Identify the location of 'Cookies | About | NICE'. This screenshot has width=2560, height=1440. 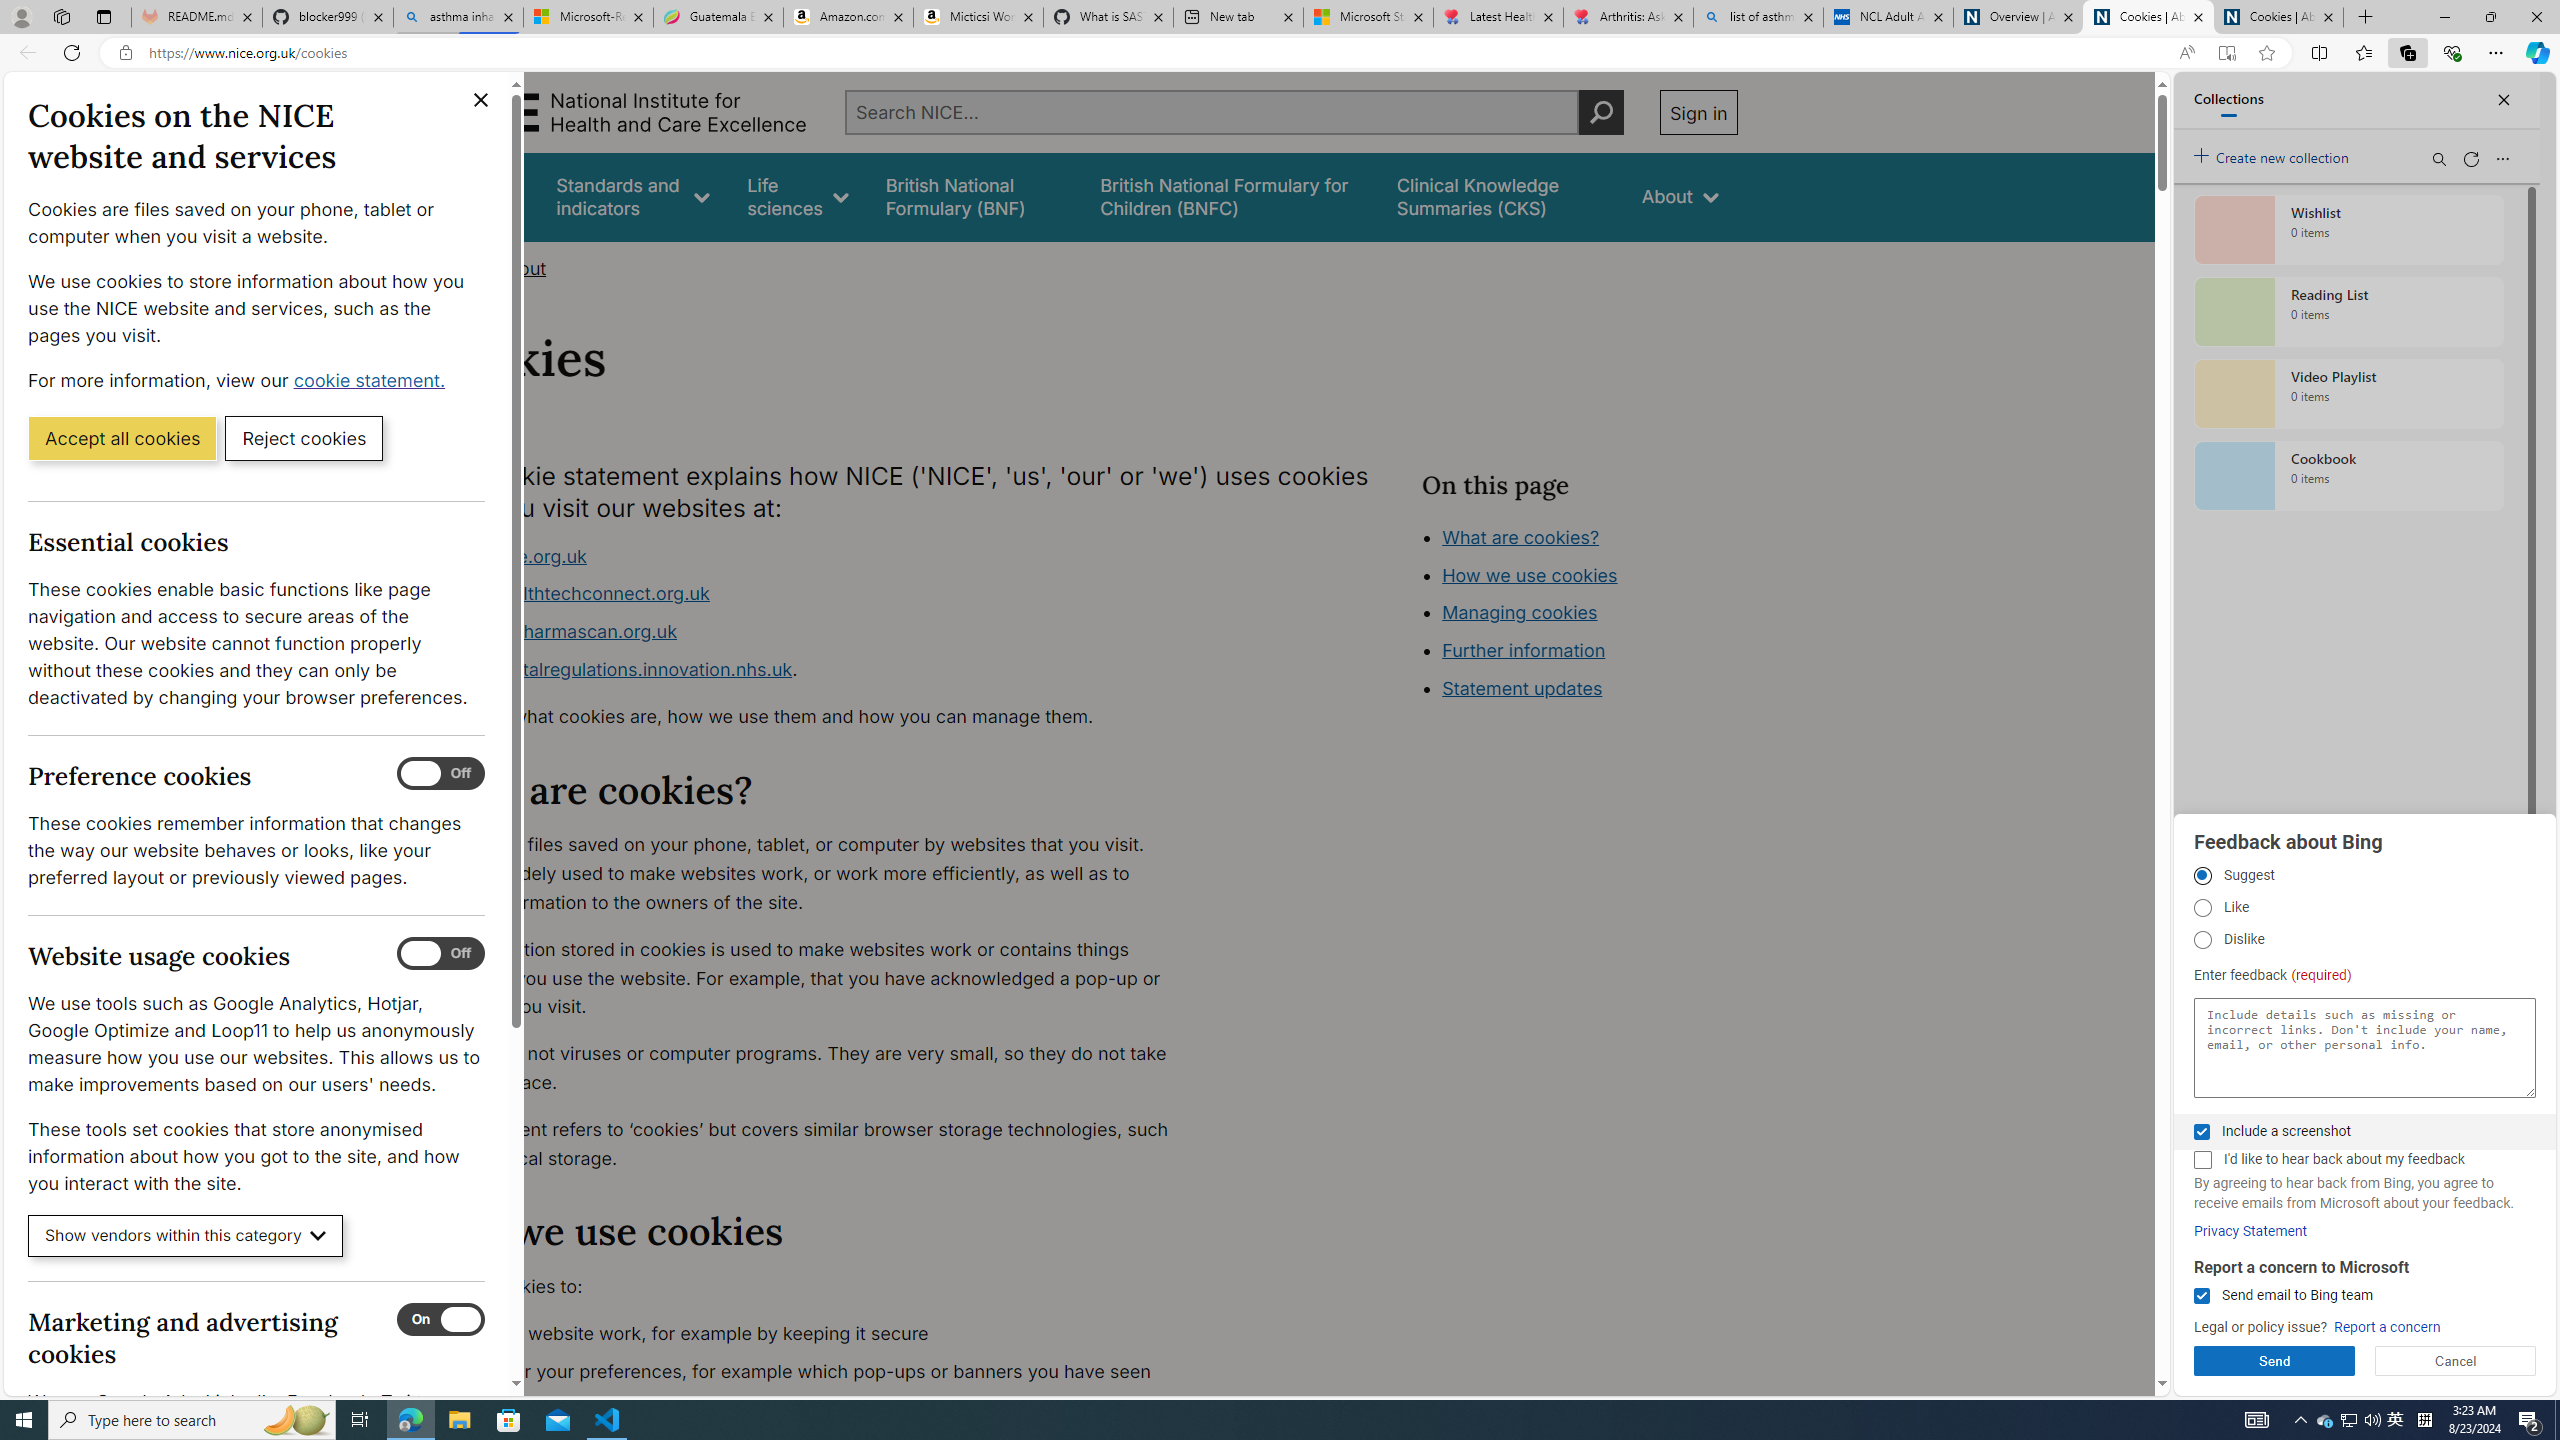
(2278, 16).